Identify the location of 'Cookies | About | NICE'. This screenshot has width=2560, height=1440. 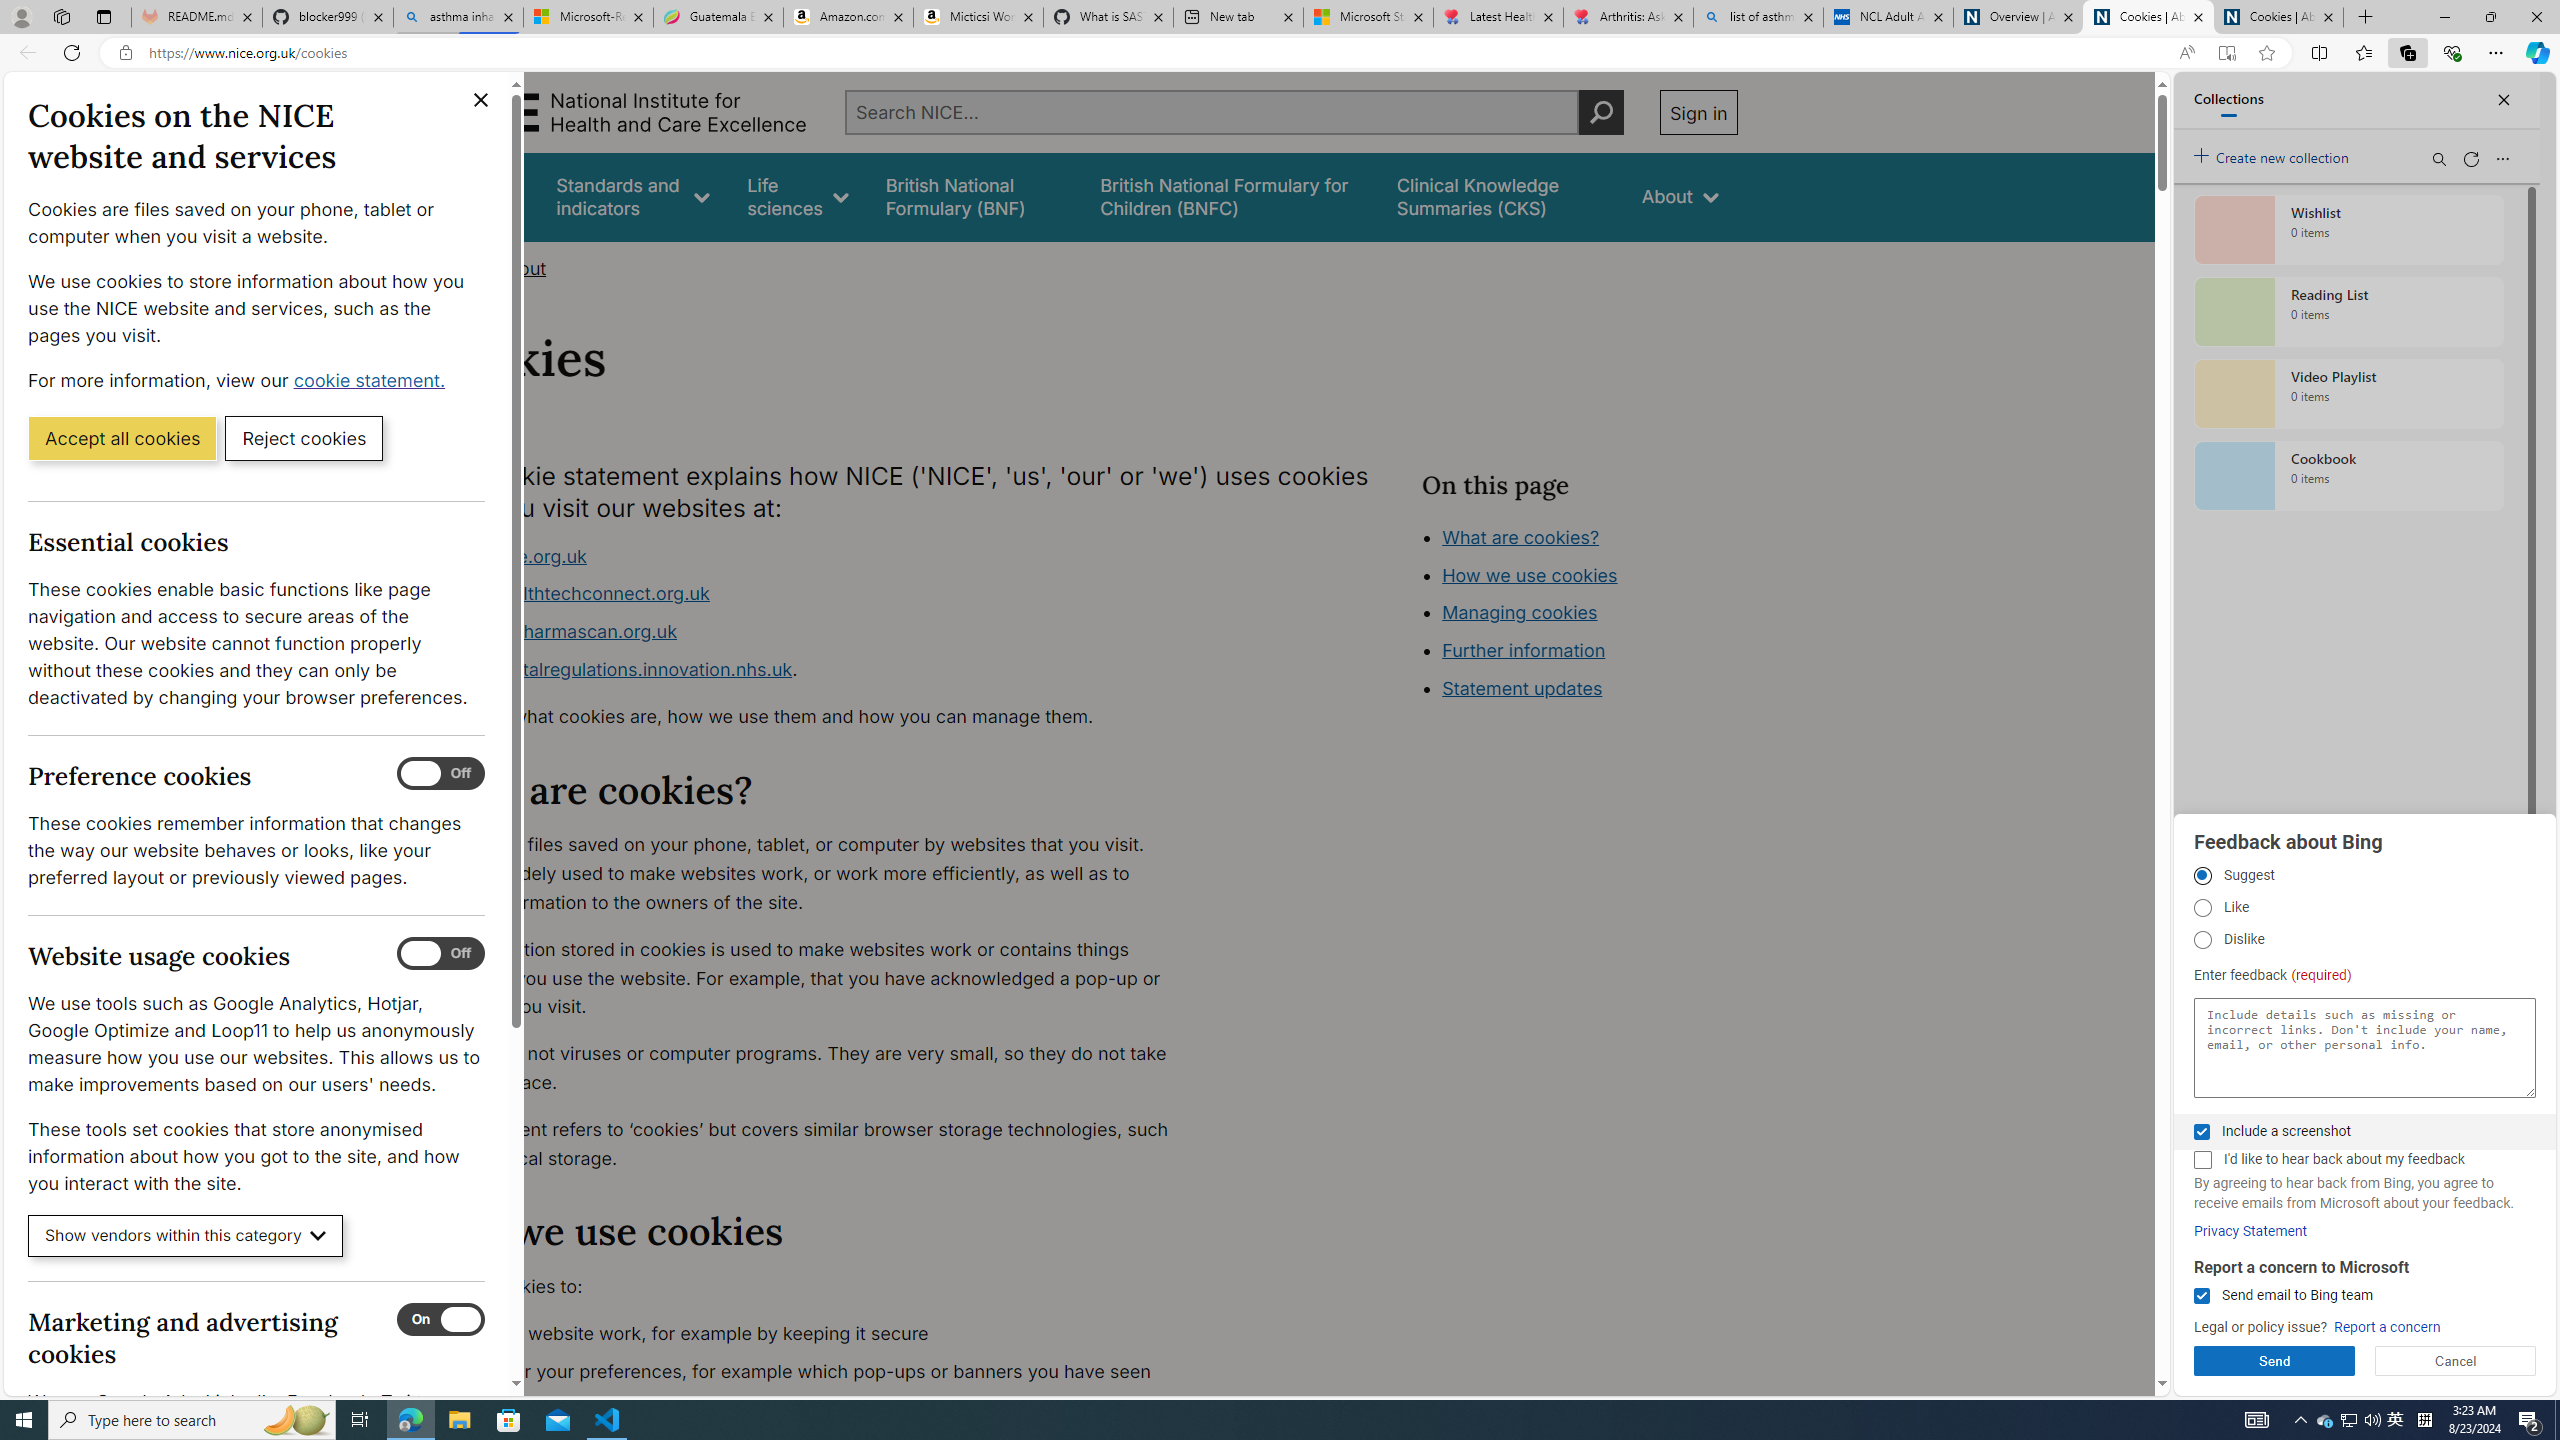
(2278, 16).